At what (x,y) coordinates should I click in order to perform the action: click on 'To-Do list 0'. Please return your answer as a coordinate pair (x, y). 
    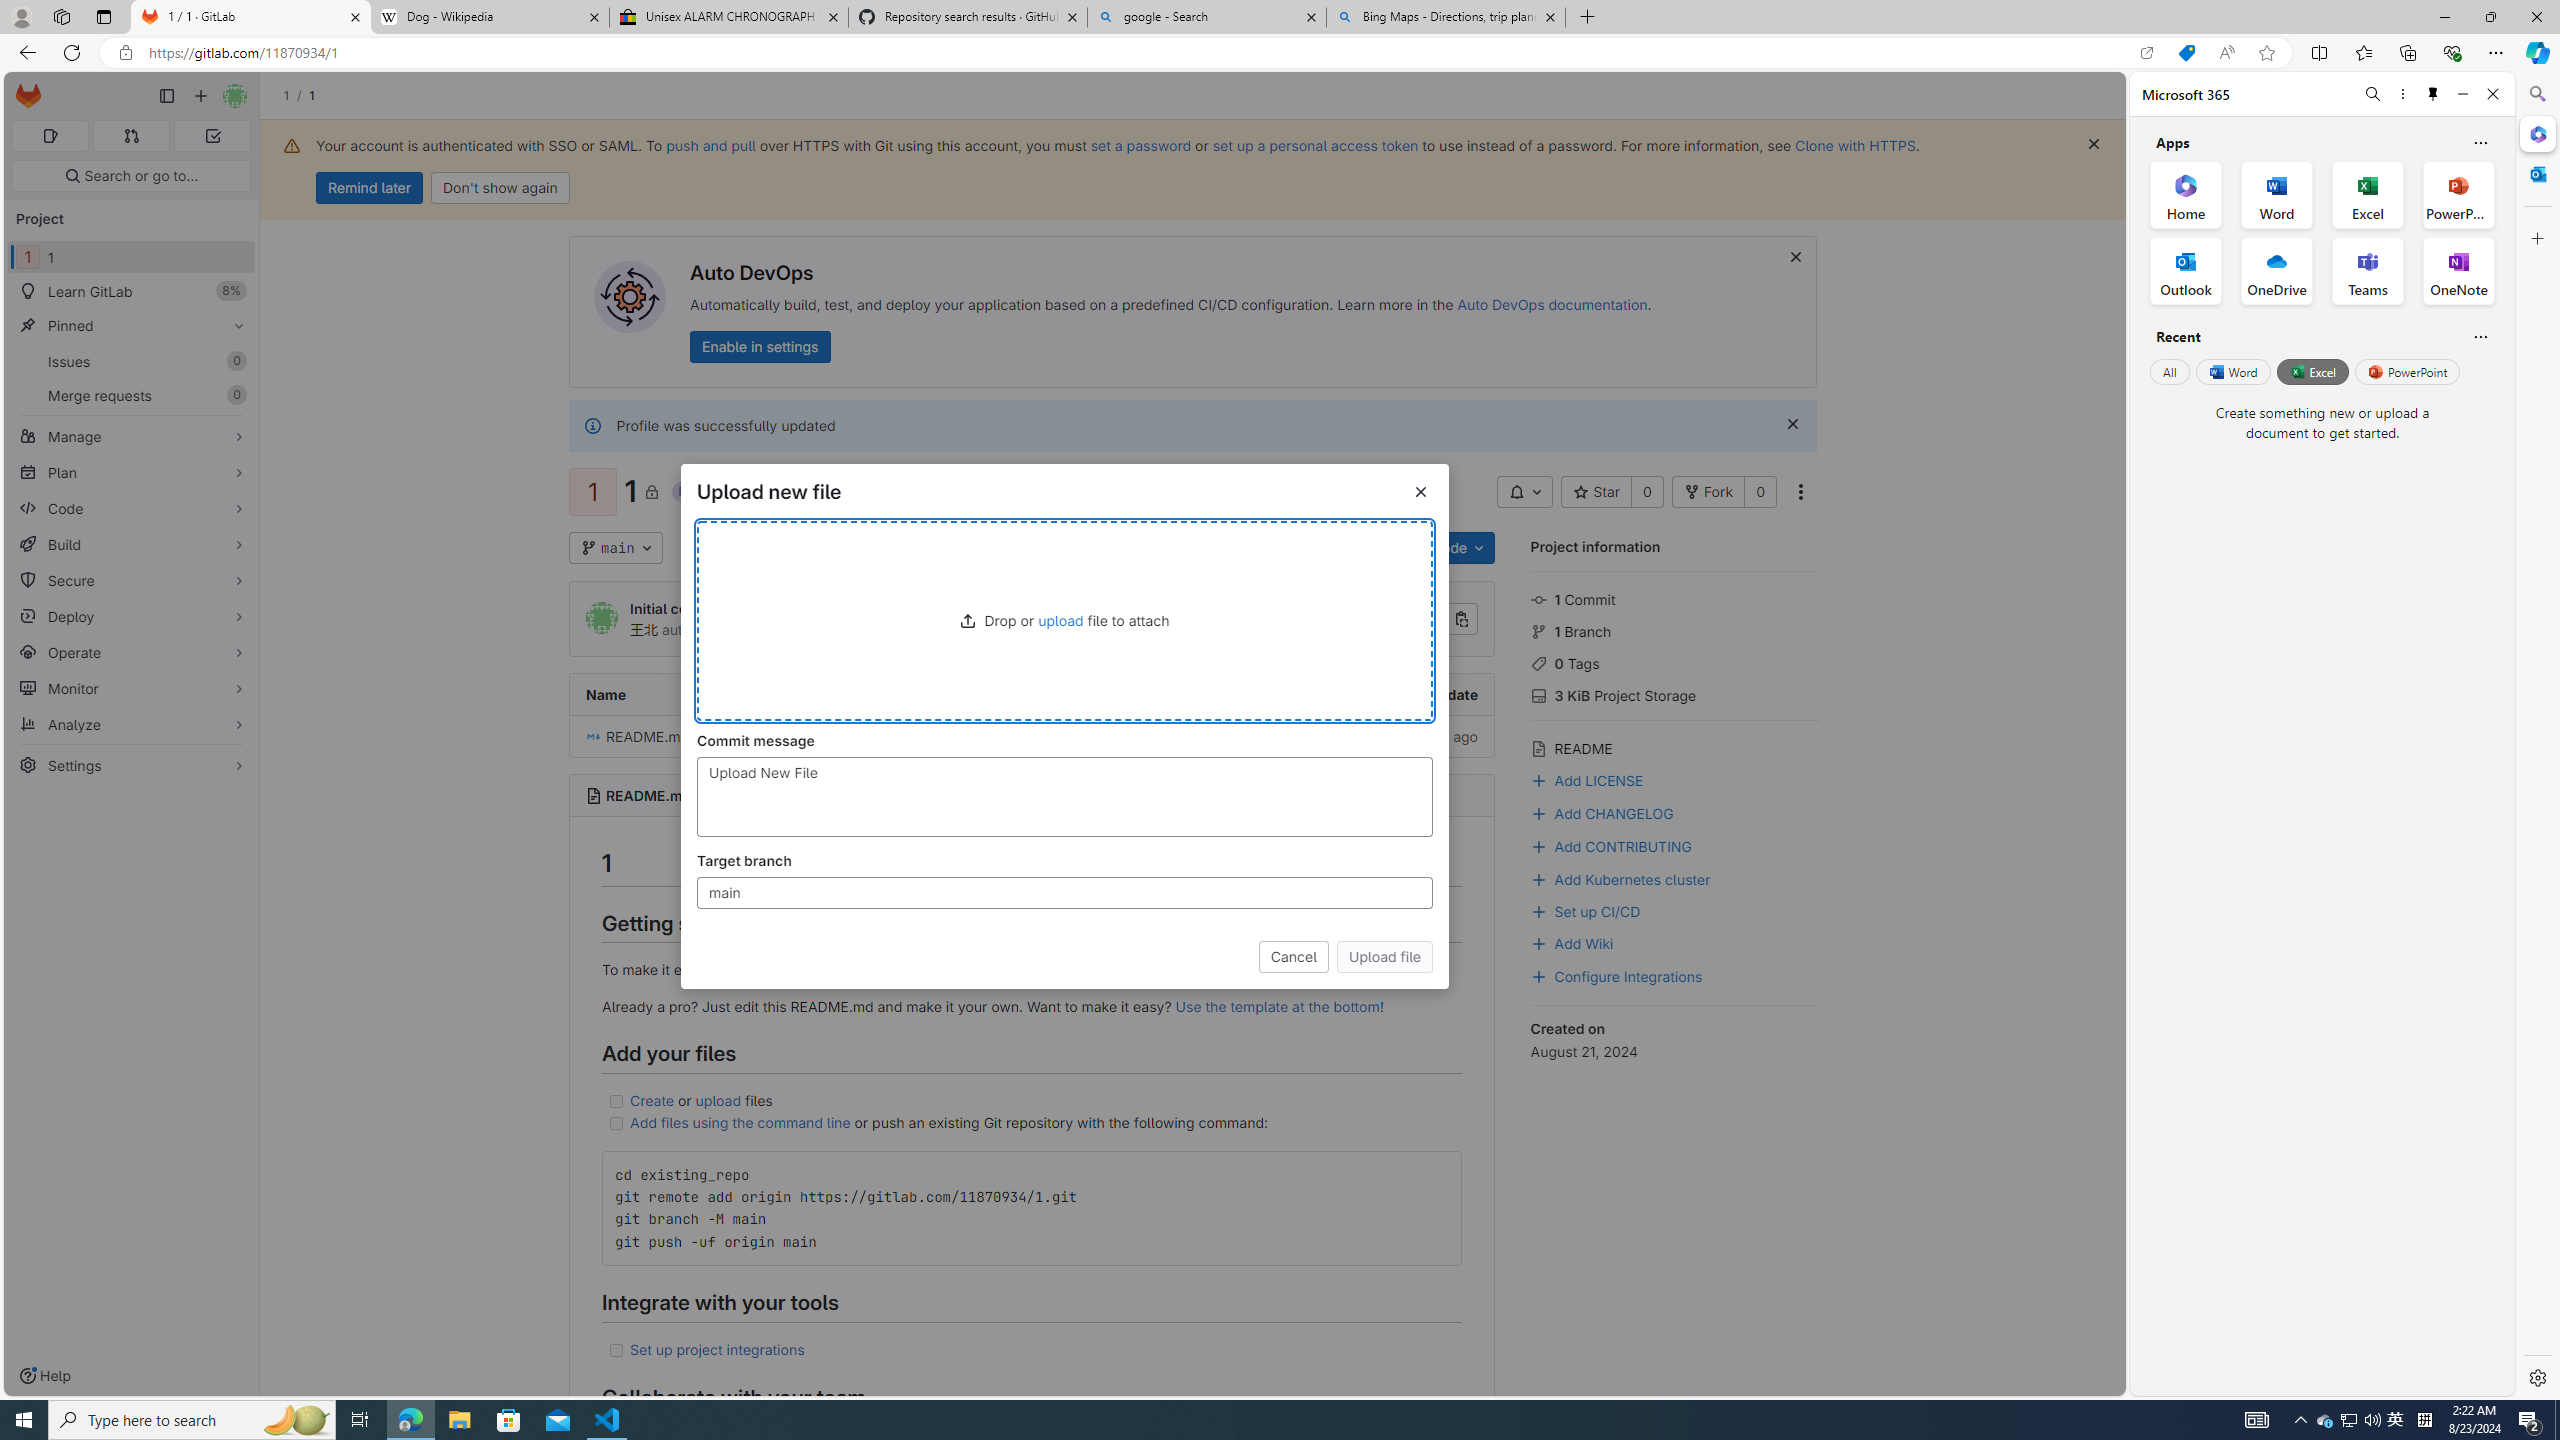
    Looking at the image, I should click on (211, 135).